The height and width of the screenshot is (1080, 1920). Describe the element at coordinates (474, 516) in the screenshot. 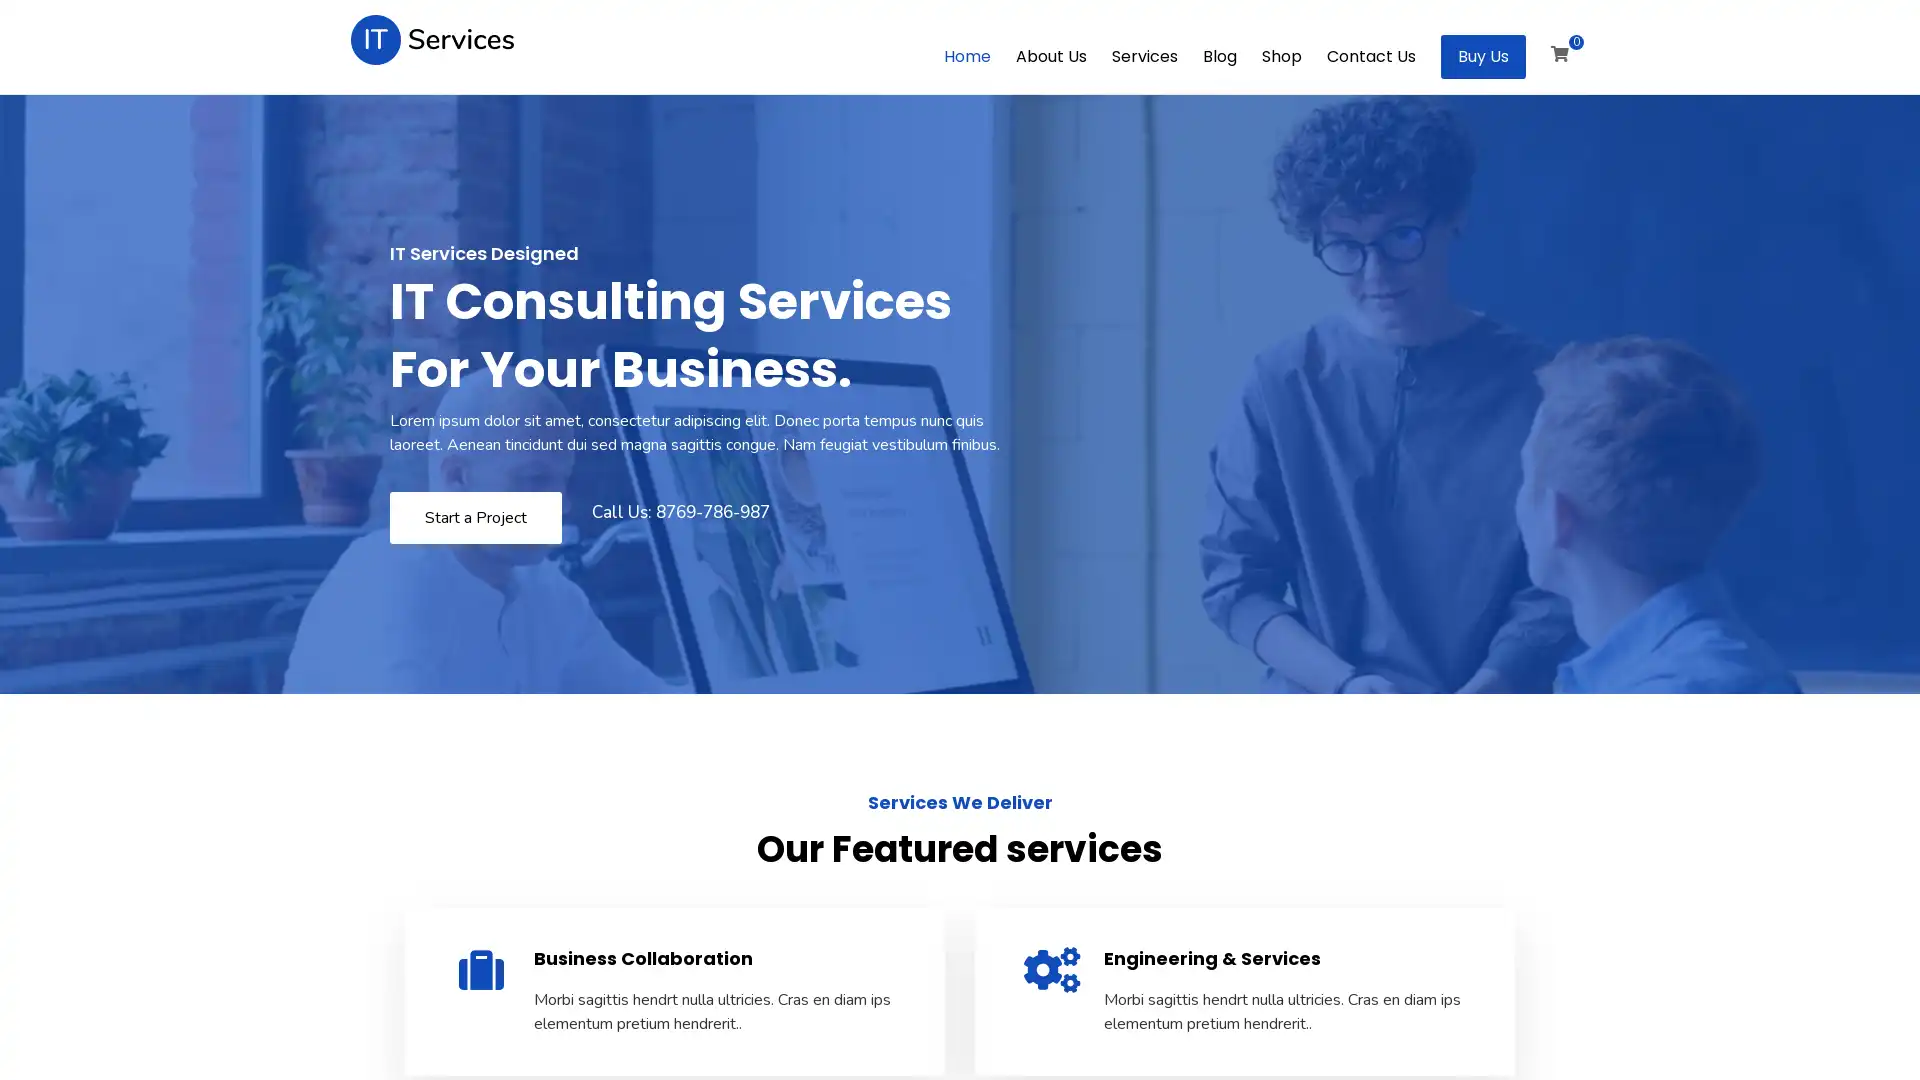

I see `Start a Project` at that location.